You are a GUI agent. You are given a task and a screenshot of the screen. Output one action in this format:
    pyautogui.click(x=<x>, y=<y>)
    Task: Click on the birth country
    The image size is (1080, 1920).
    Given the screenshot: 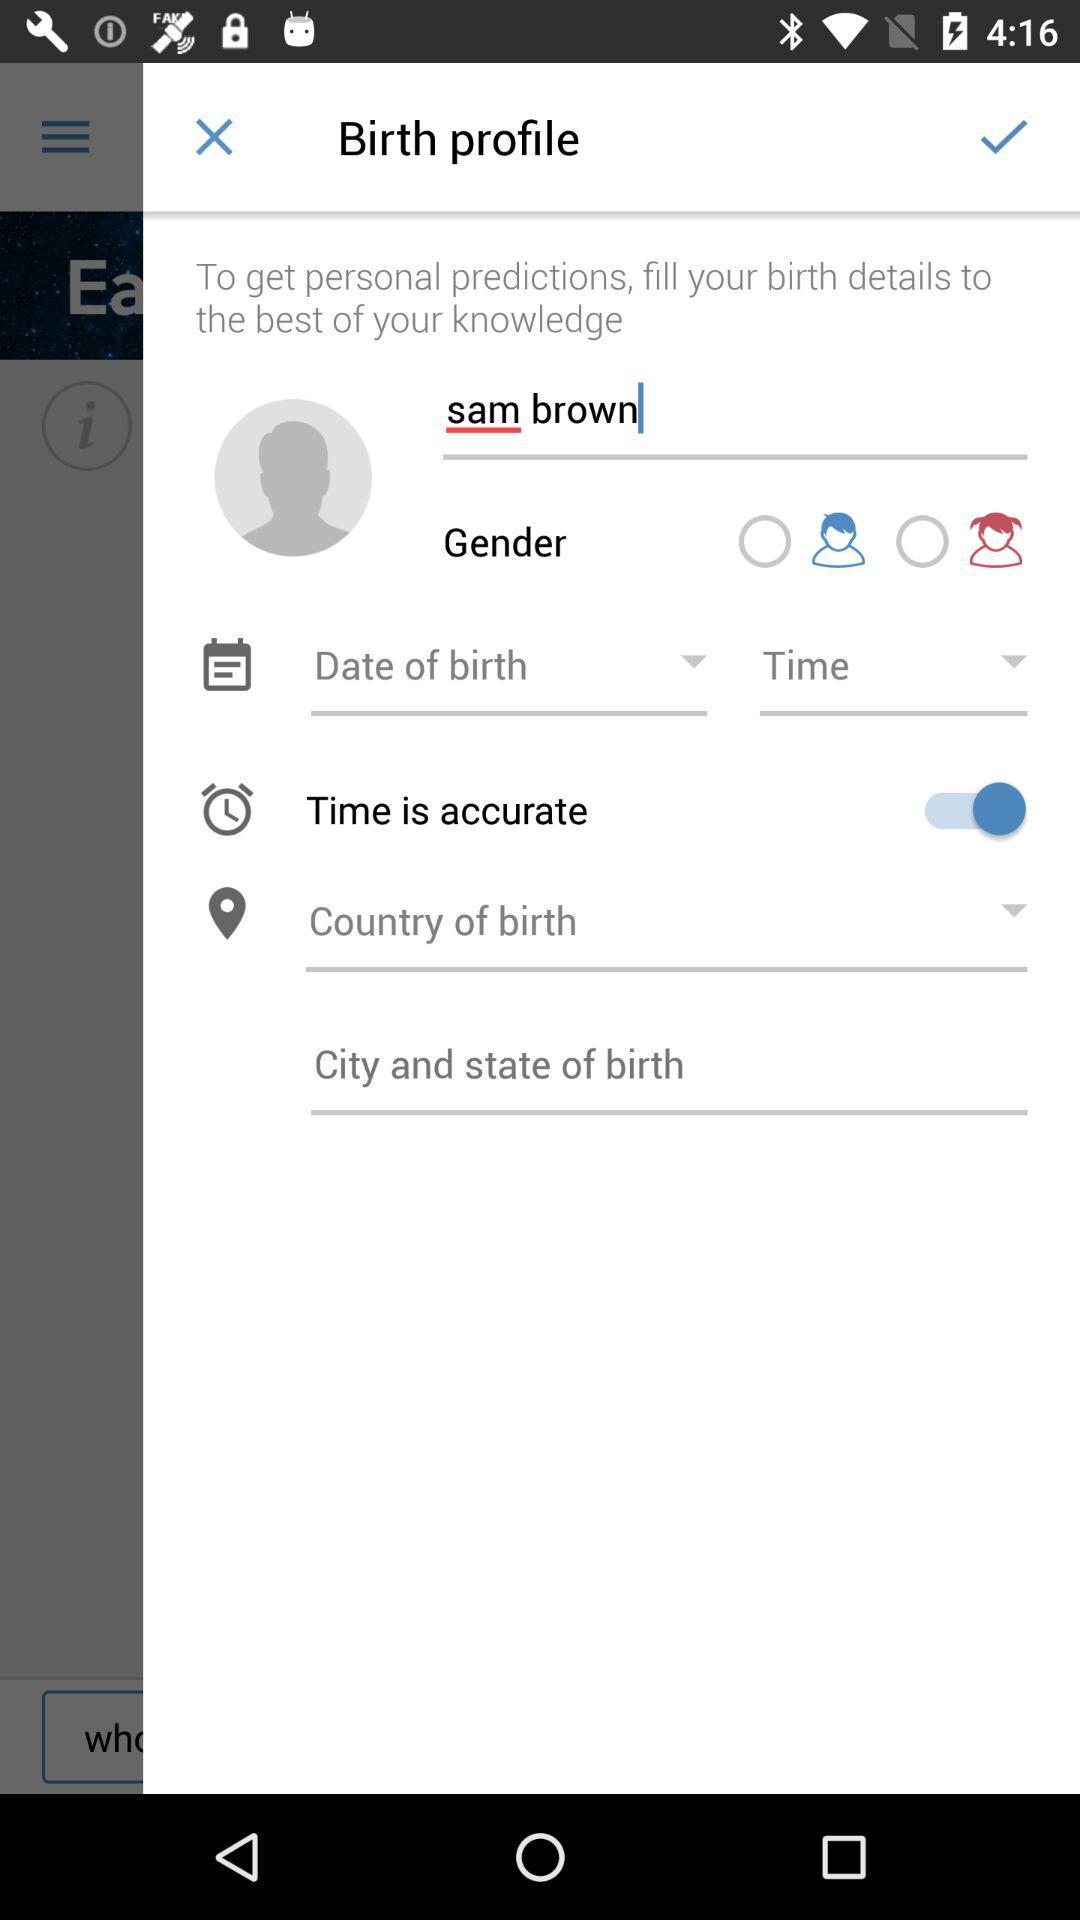 What is the action you would take?
    pyautogui.click(x=666, y=912)
    